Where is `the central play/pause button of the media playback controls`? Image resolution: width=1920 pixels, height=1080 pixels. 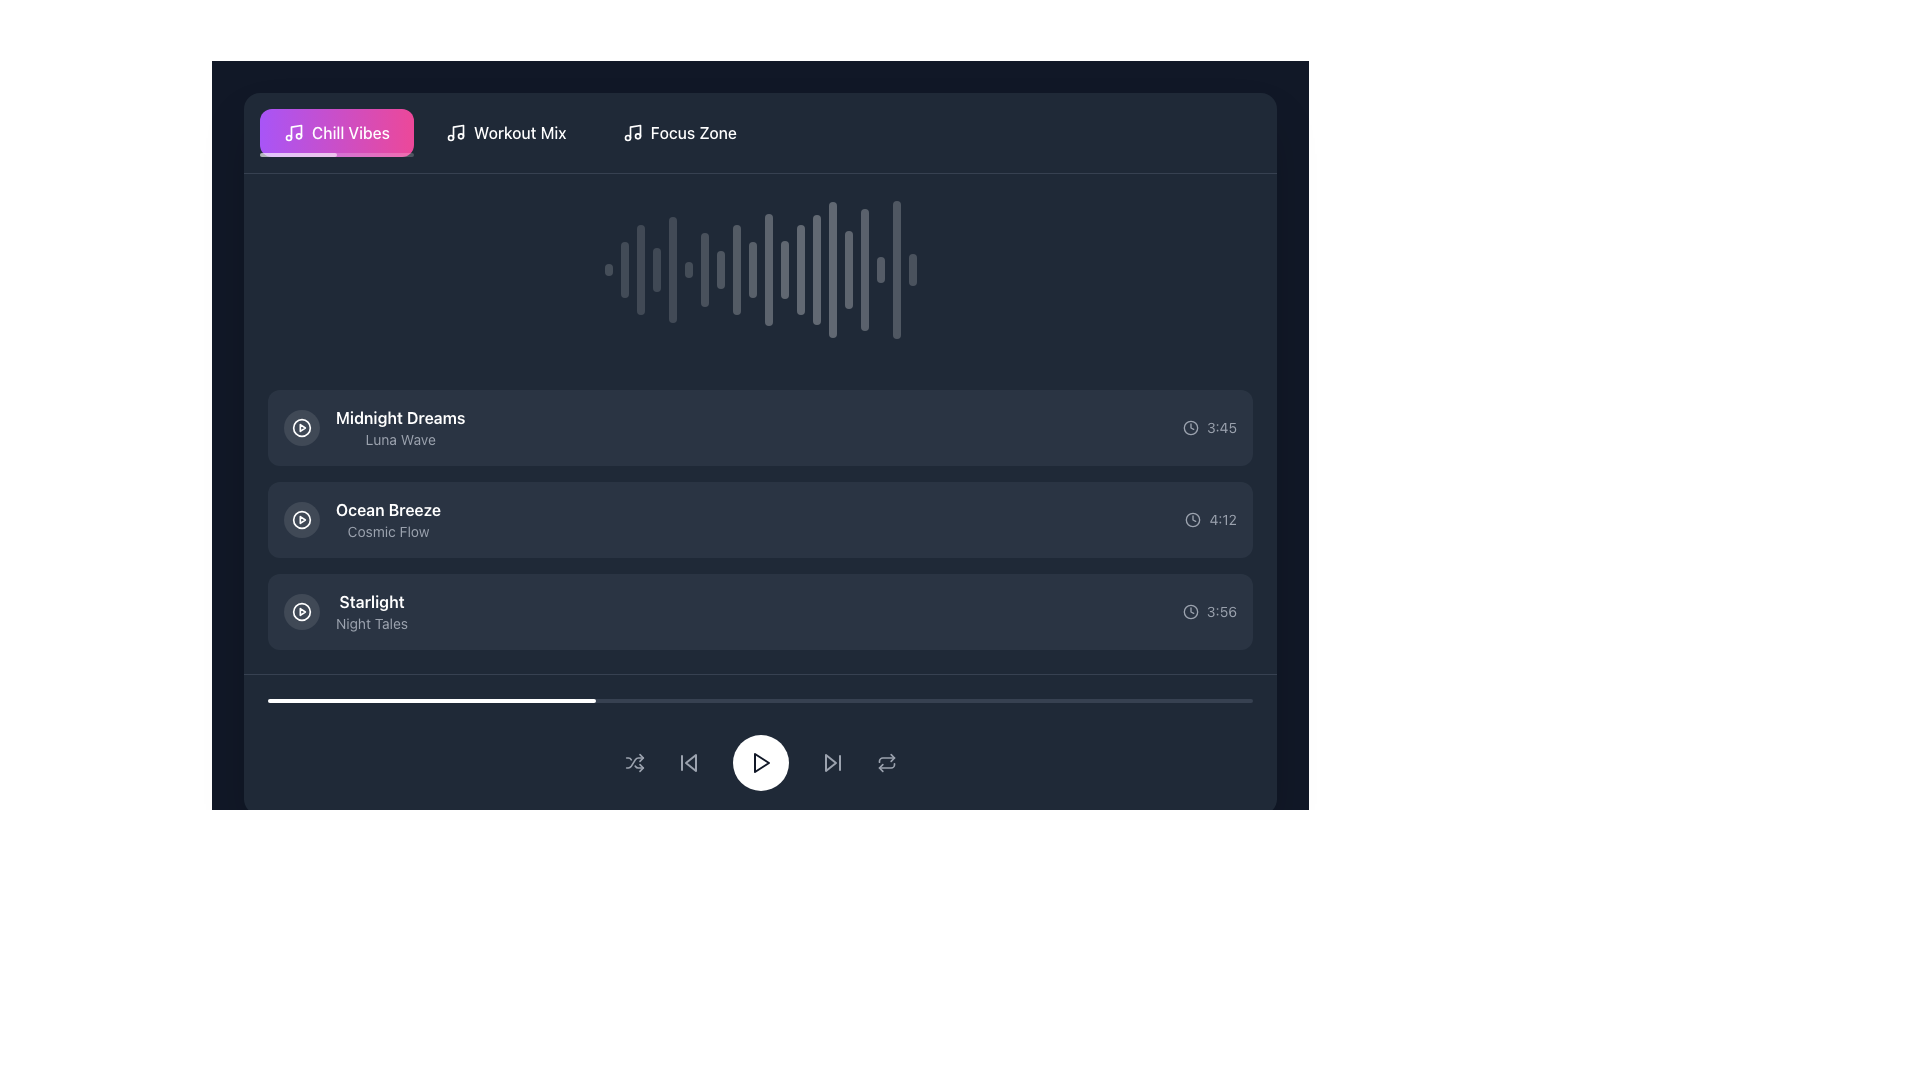
the central play/pause button of the media playback controls is located at coordinates (759, 763).